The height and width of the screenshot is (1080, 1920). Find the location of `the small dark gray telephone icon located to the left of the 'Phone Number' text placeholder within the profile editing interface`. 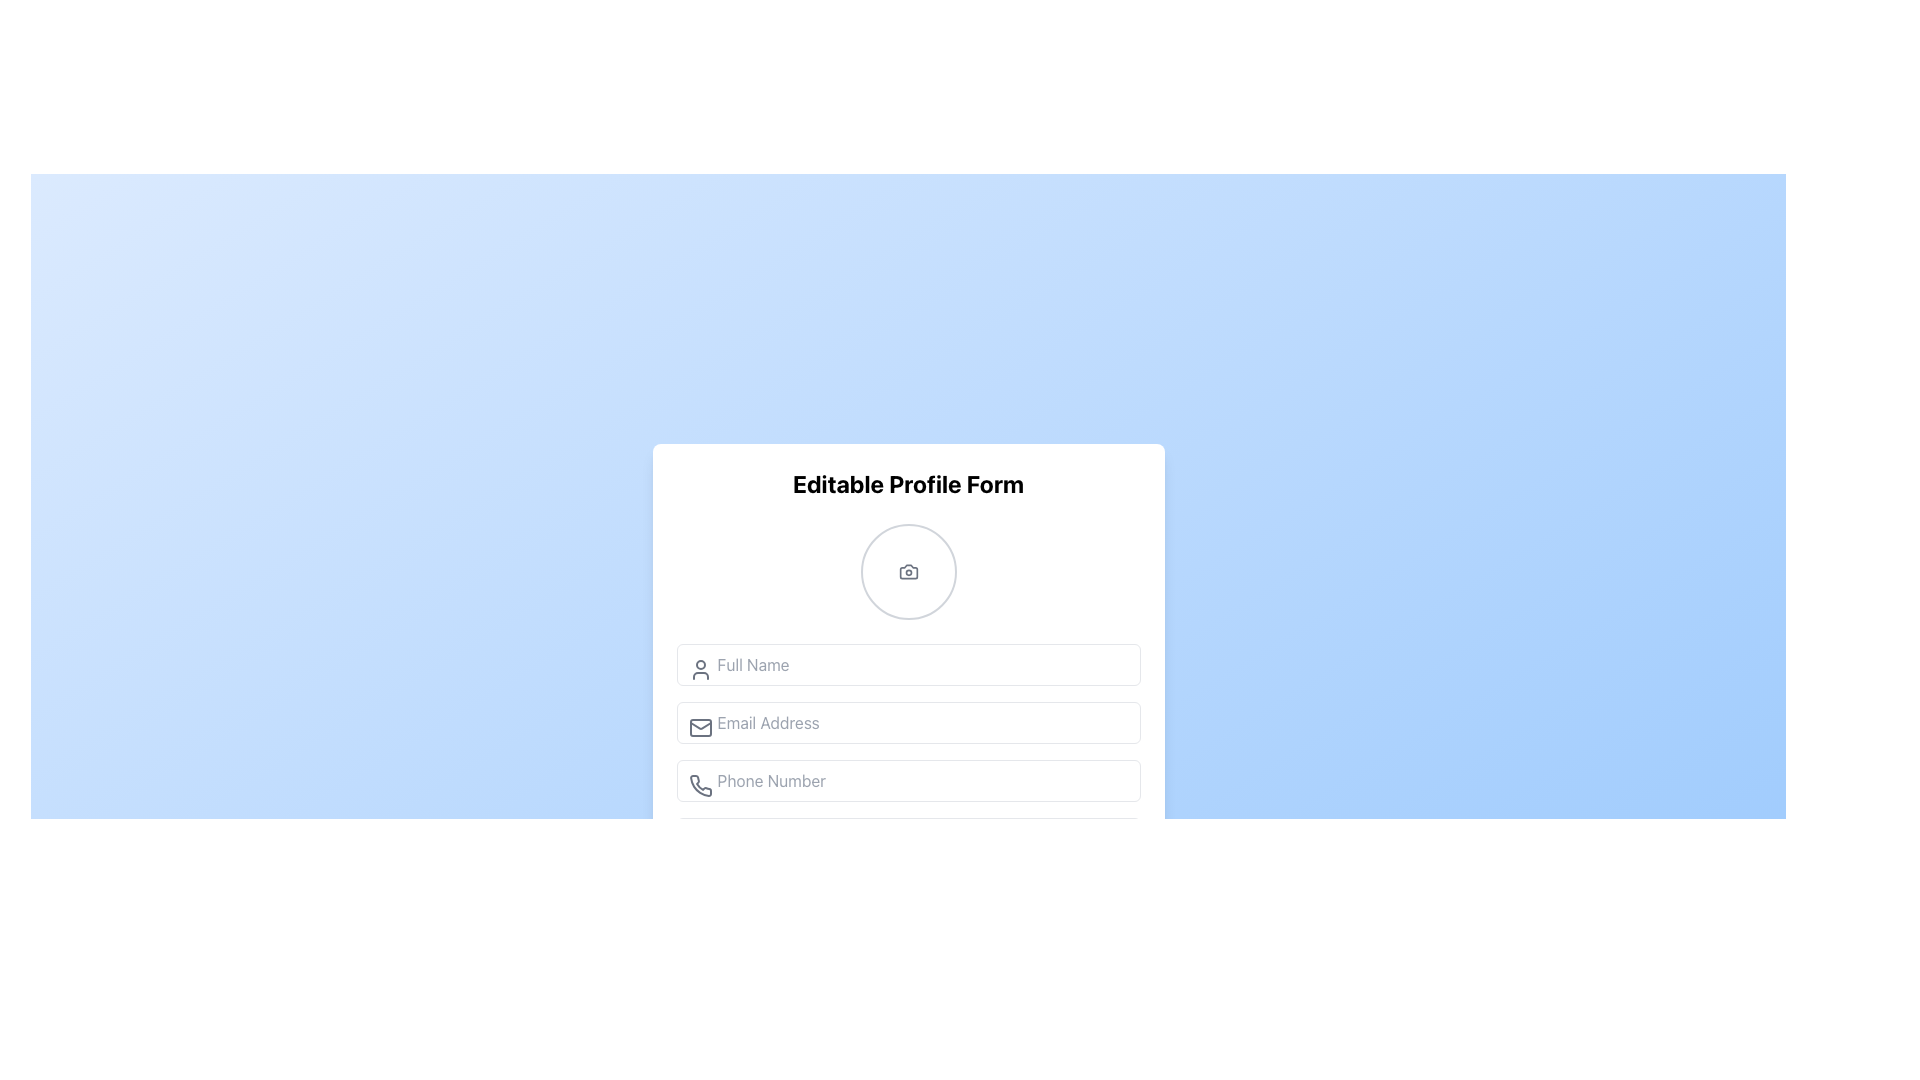

the small dark gray telephone icon located to the left of the 'Phone Number' text placeholder within the profile editing interface is located at coordinates (700, 784).